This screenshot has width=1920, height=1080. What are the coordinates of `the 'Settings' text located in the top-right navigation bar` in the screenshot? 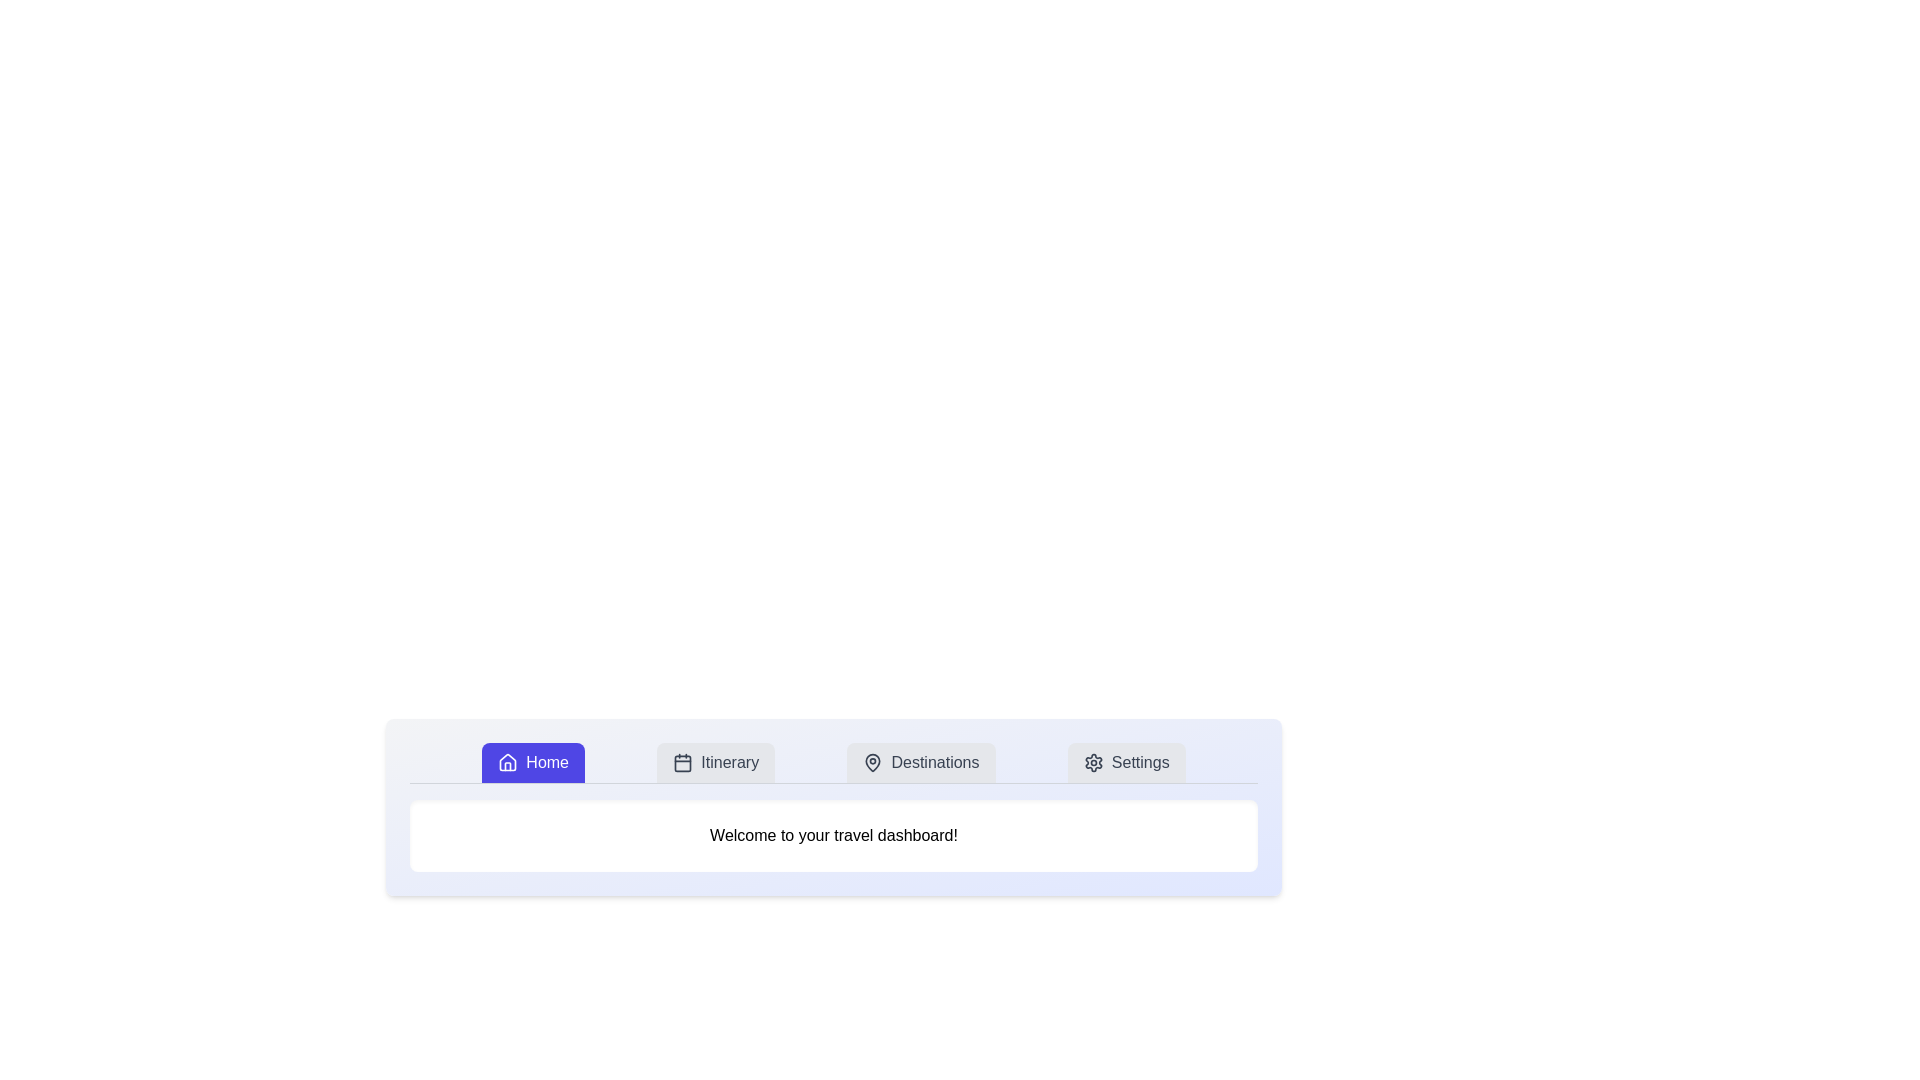 It's located at (1140, 763).